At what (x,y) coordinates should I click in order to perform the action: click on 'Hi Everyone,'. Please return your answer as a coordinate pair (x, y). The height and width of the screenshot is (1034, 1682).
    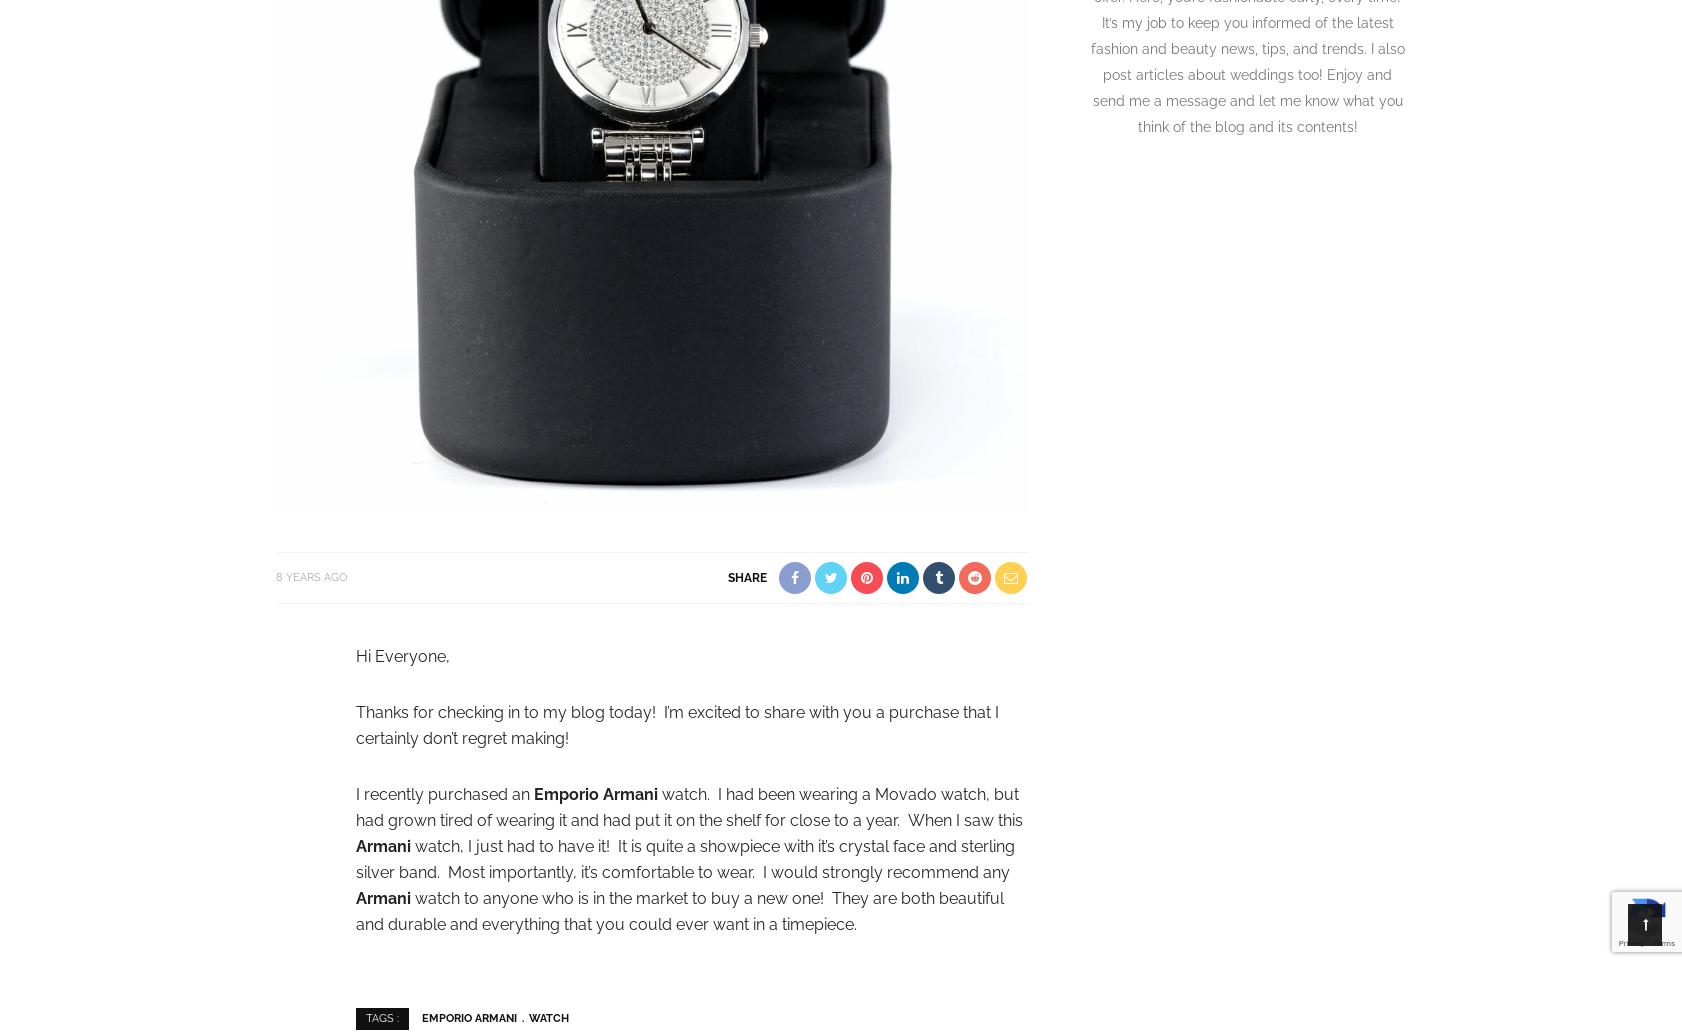
    Looking at the image, I should click on (402, 656).